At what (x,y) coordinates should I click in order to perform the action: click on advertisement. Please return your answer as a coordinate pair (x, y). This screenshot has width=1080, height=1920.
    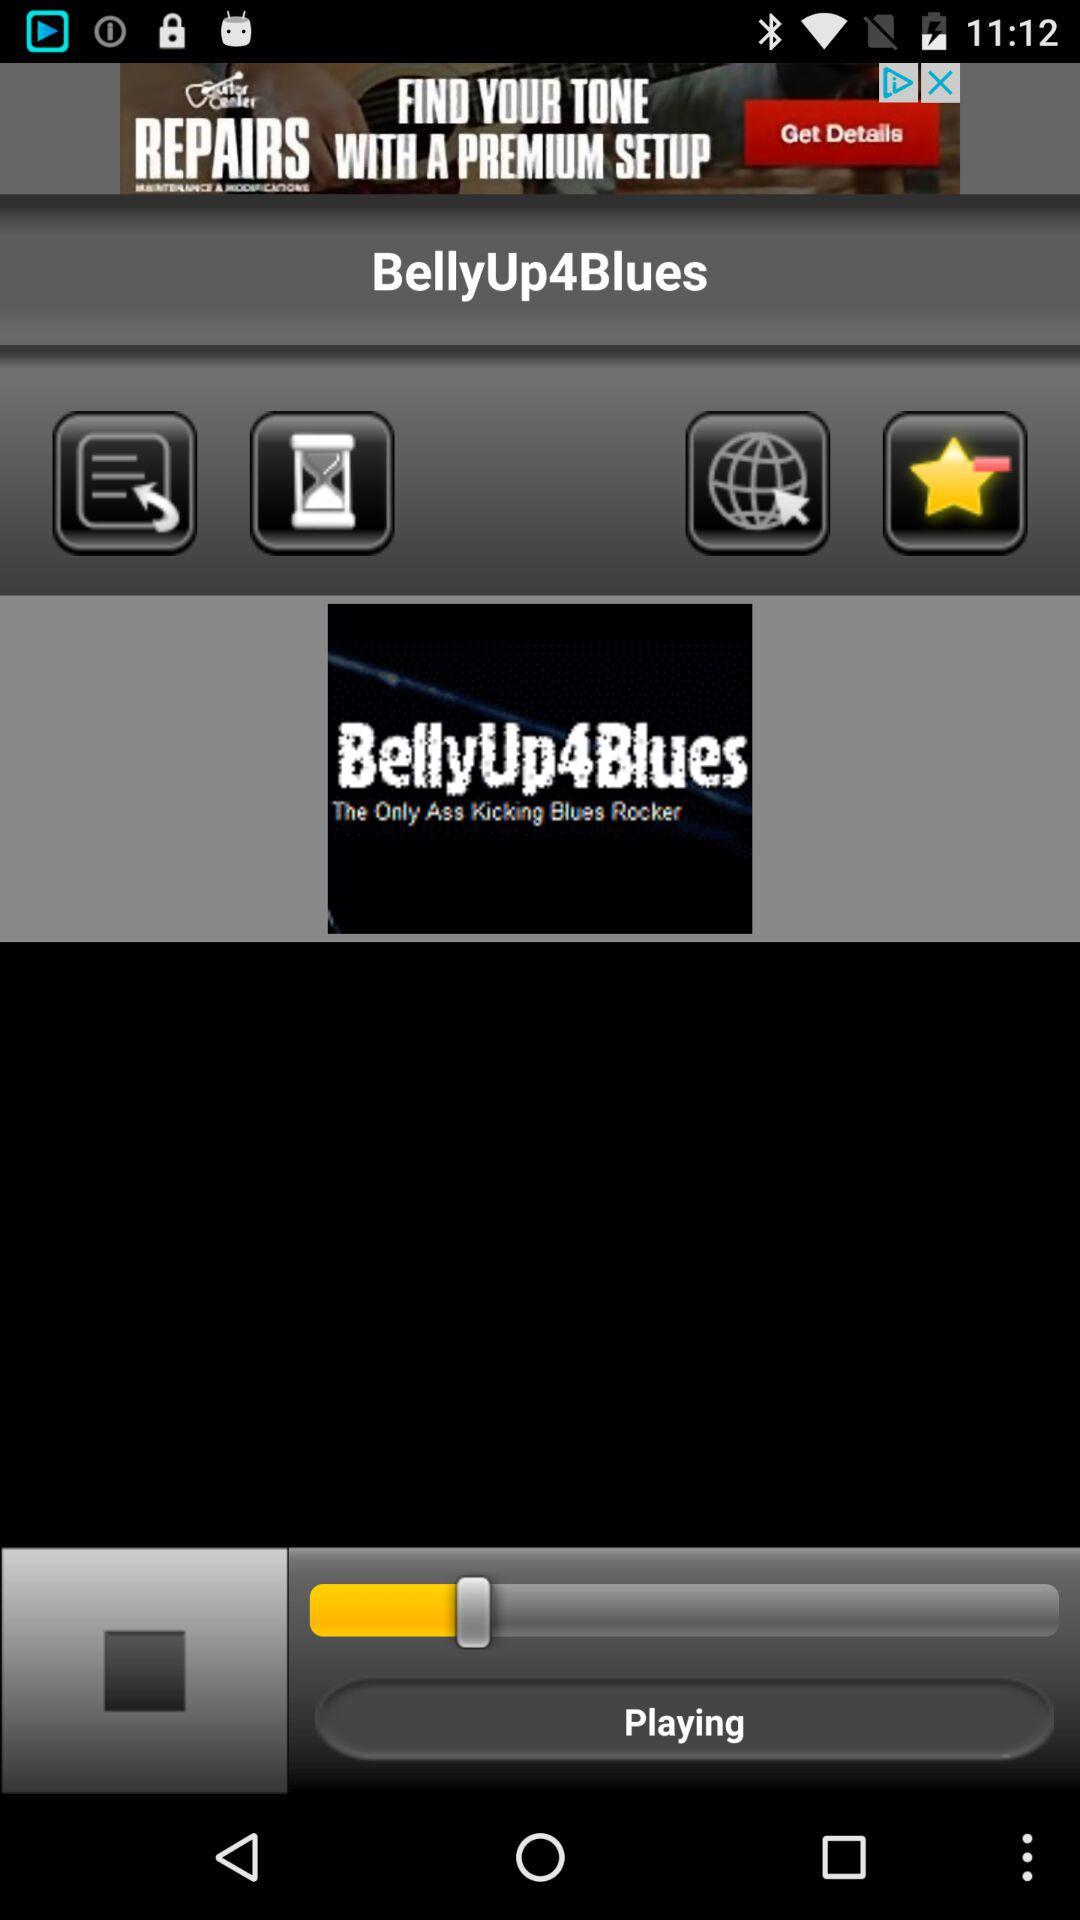
    Looking at the image, I should click on (540, 127).